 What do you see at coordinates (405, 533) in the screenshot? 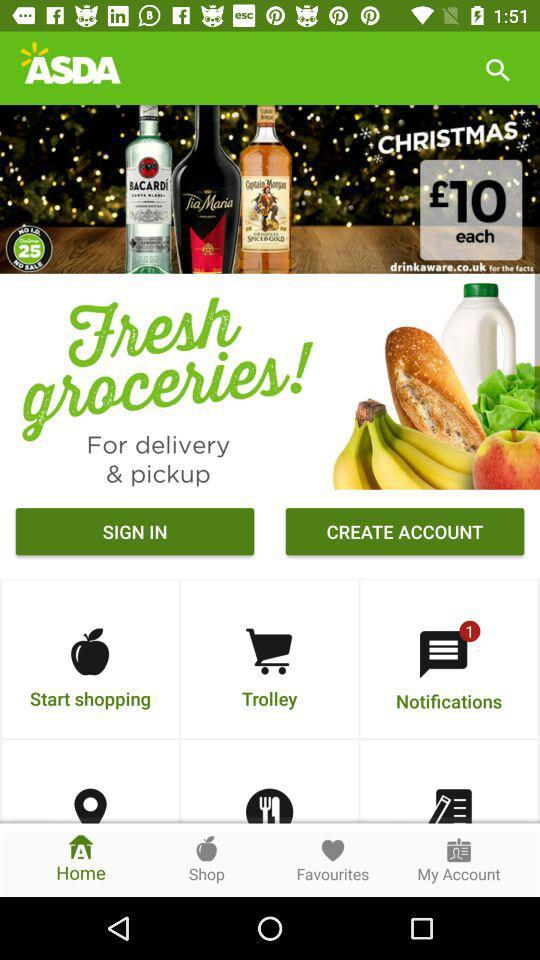
I see `create account item` at bounding box center [405, 533].